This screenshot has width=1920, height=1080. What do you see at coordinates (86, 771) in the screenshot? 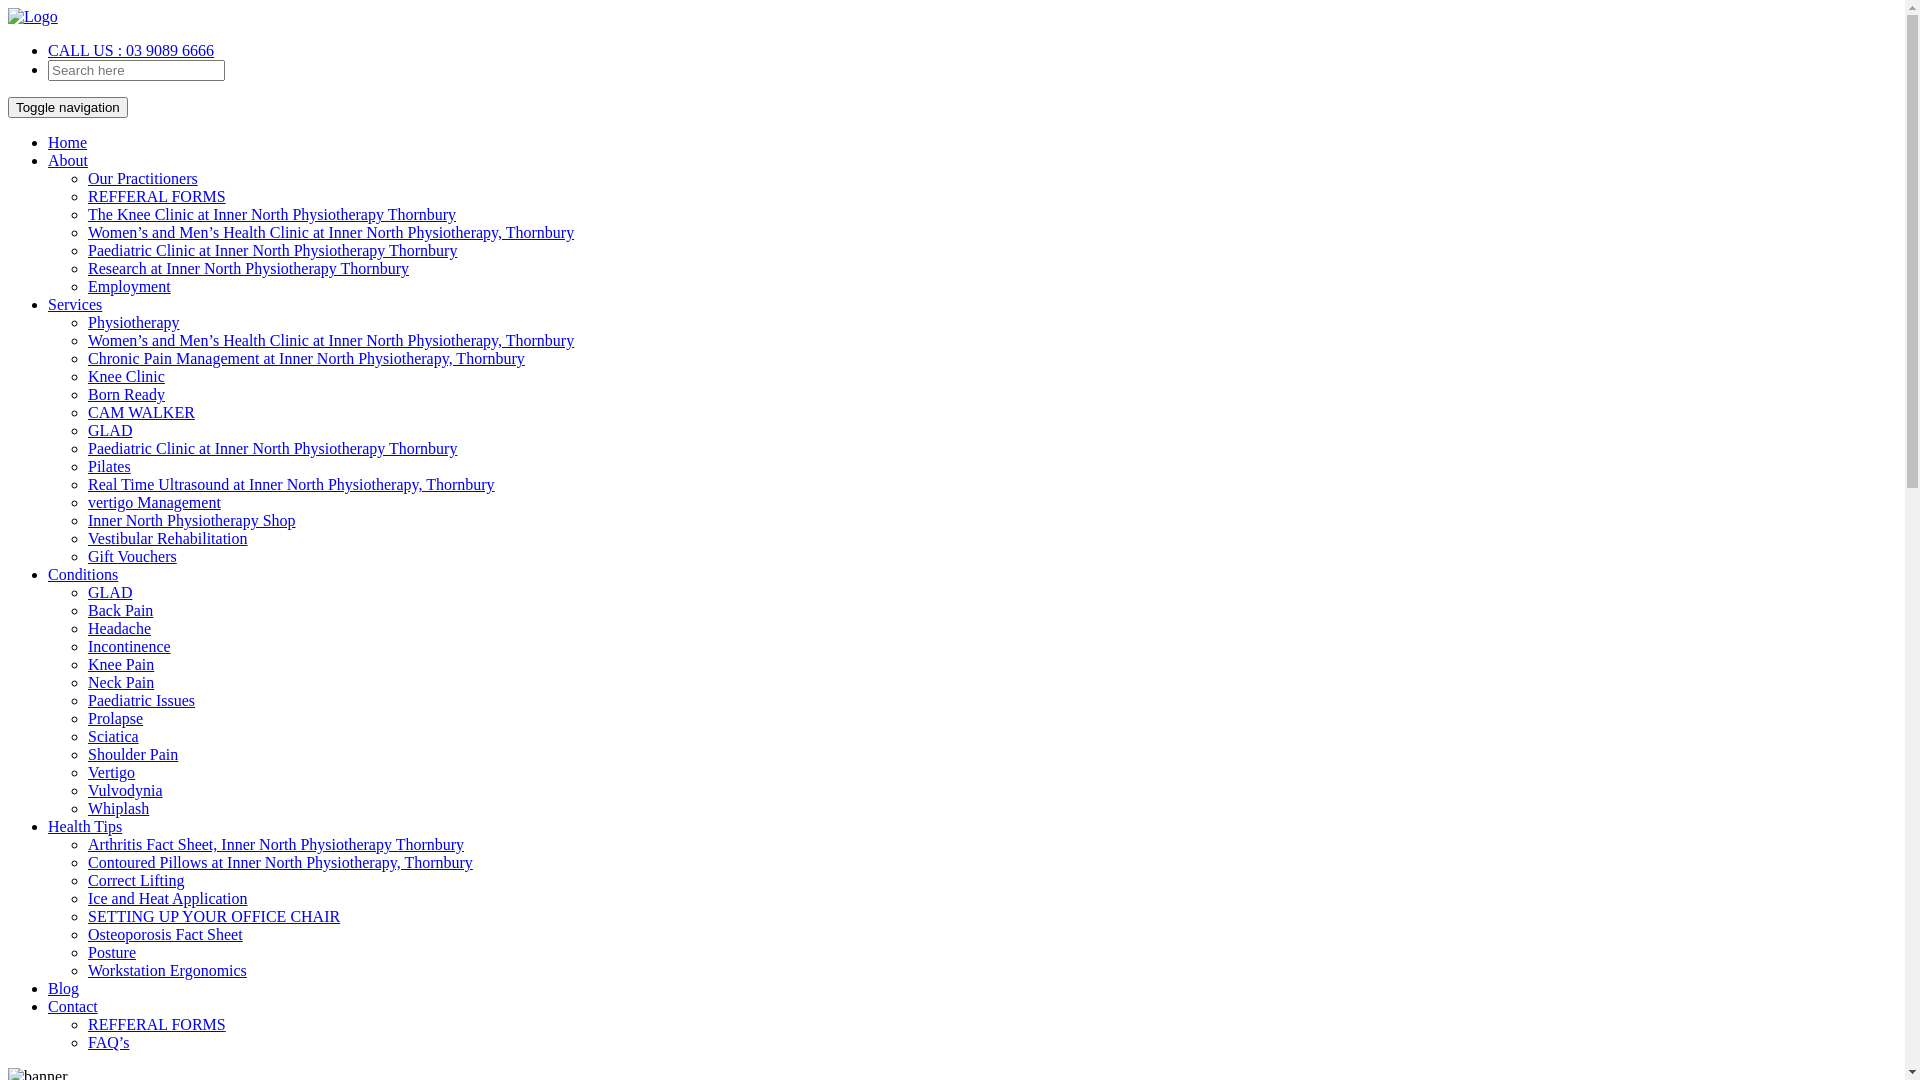
I see `'Vertigo'` at bounding box center [86, 771].